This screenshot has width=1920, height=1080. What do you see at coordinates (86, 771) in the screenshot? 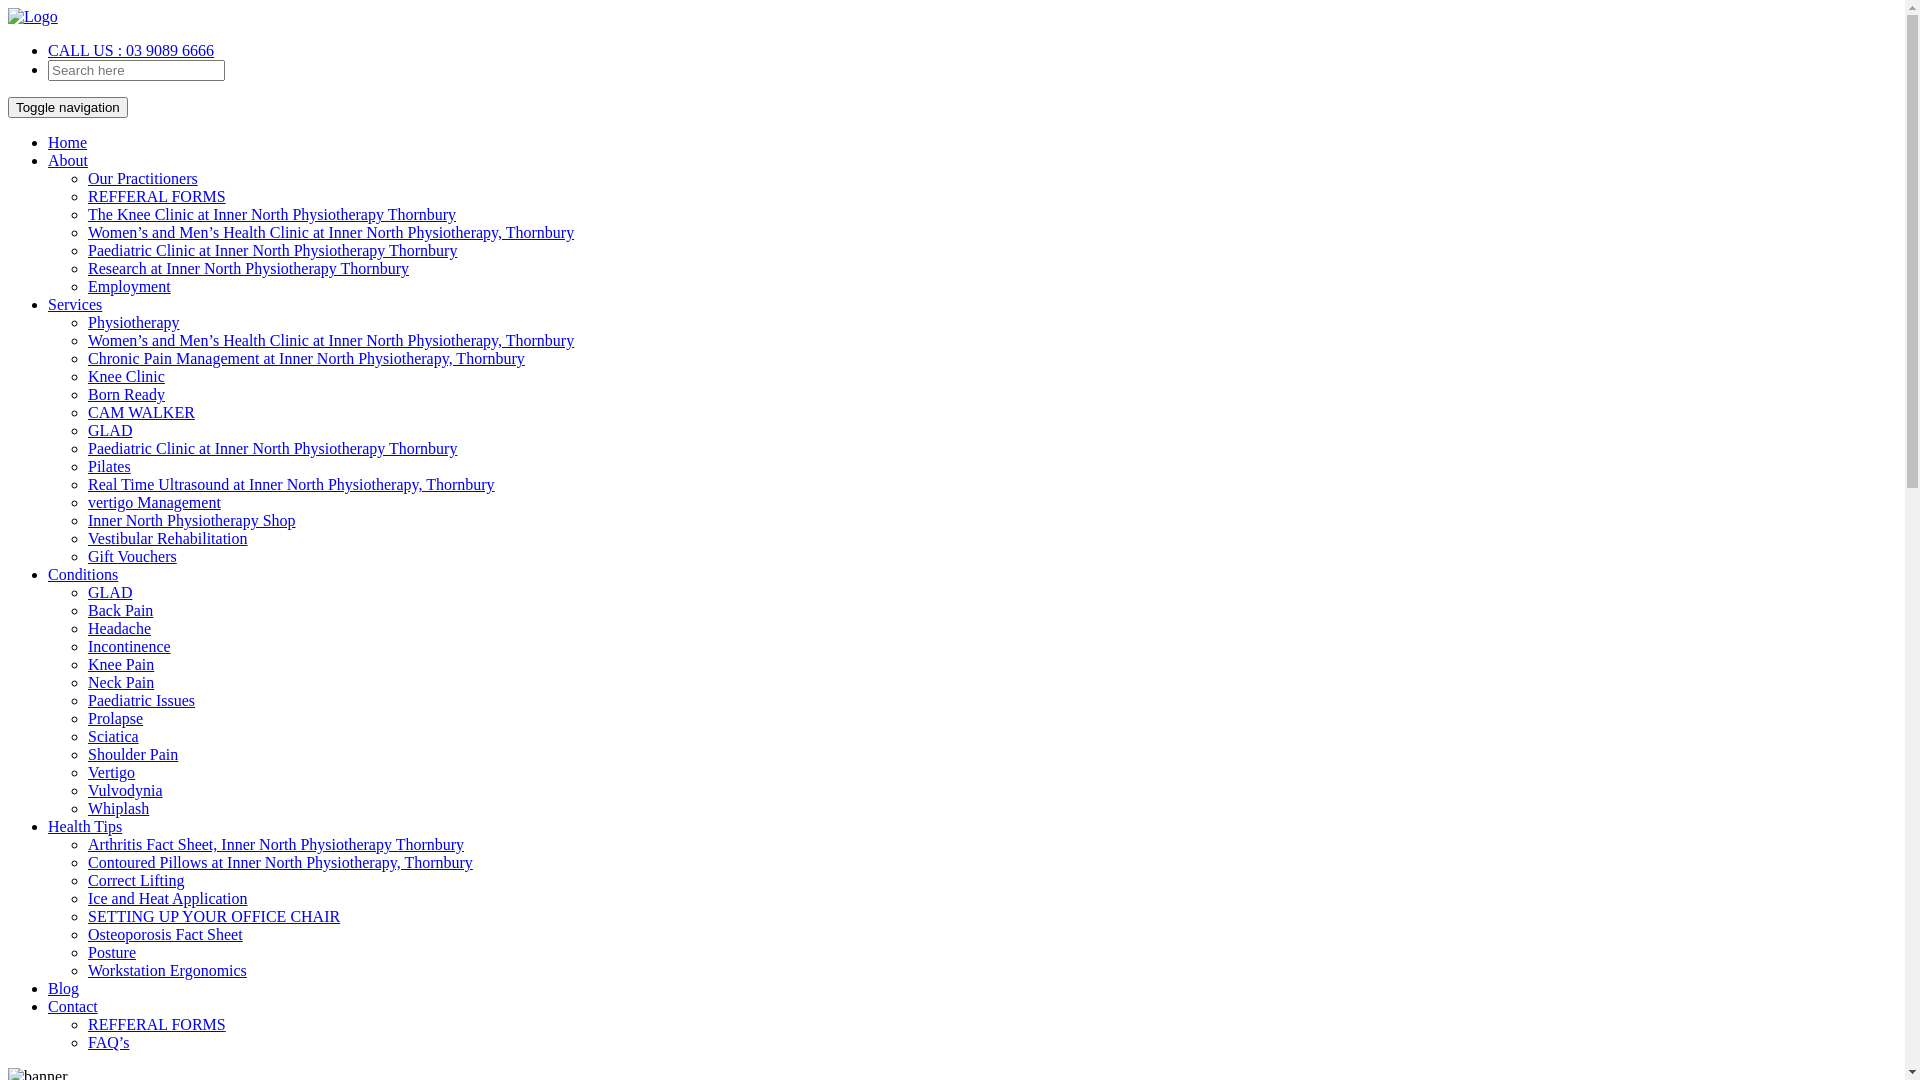
I see `'Vertigo'` at bounding box center [86, 771].